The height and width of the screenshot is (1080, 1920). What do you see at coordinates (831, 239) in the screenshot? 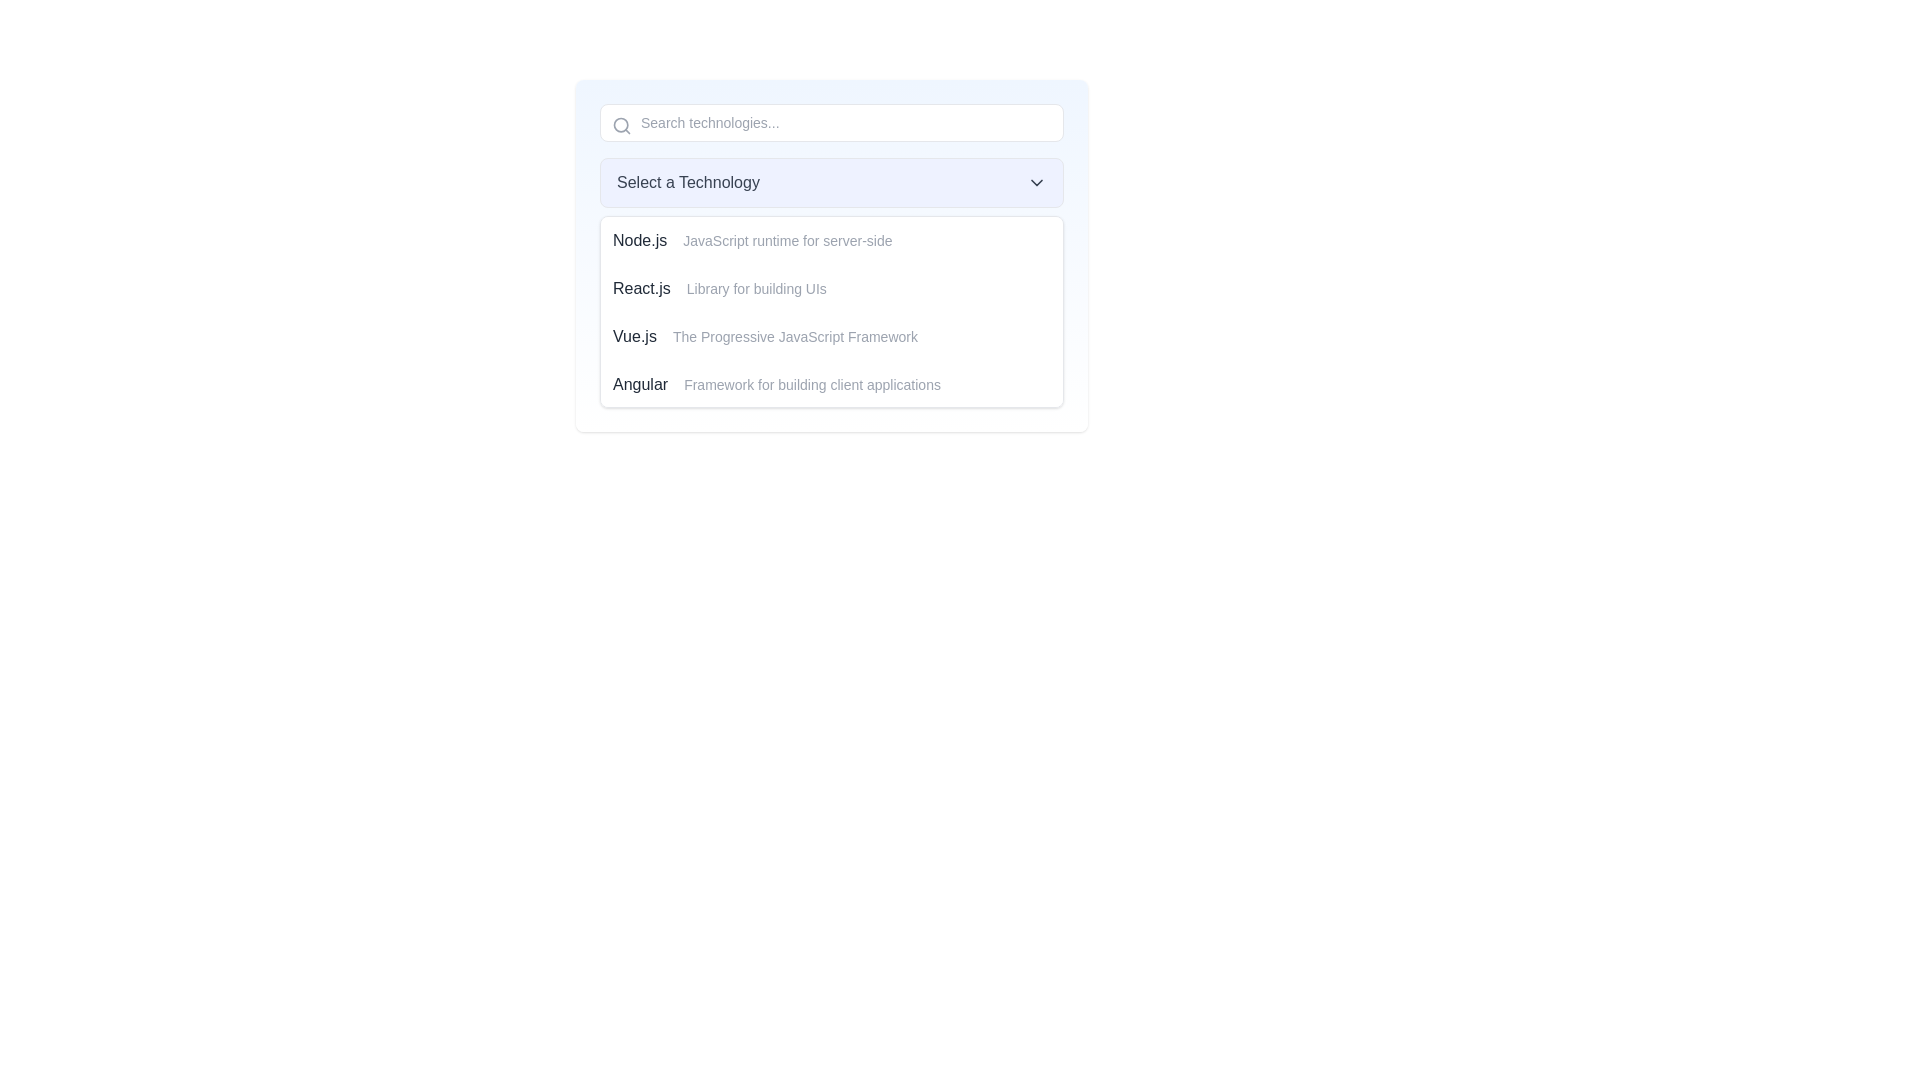
I see `the first item in the dropdown list which displays 'Node.js' in bold black text, followed by a smaller gray description 'JavaScript runtime for server-side'` at bounding box center [831, 239].